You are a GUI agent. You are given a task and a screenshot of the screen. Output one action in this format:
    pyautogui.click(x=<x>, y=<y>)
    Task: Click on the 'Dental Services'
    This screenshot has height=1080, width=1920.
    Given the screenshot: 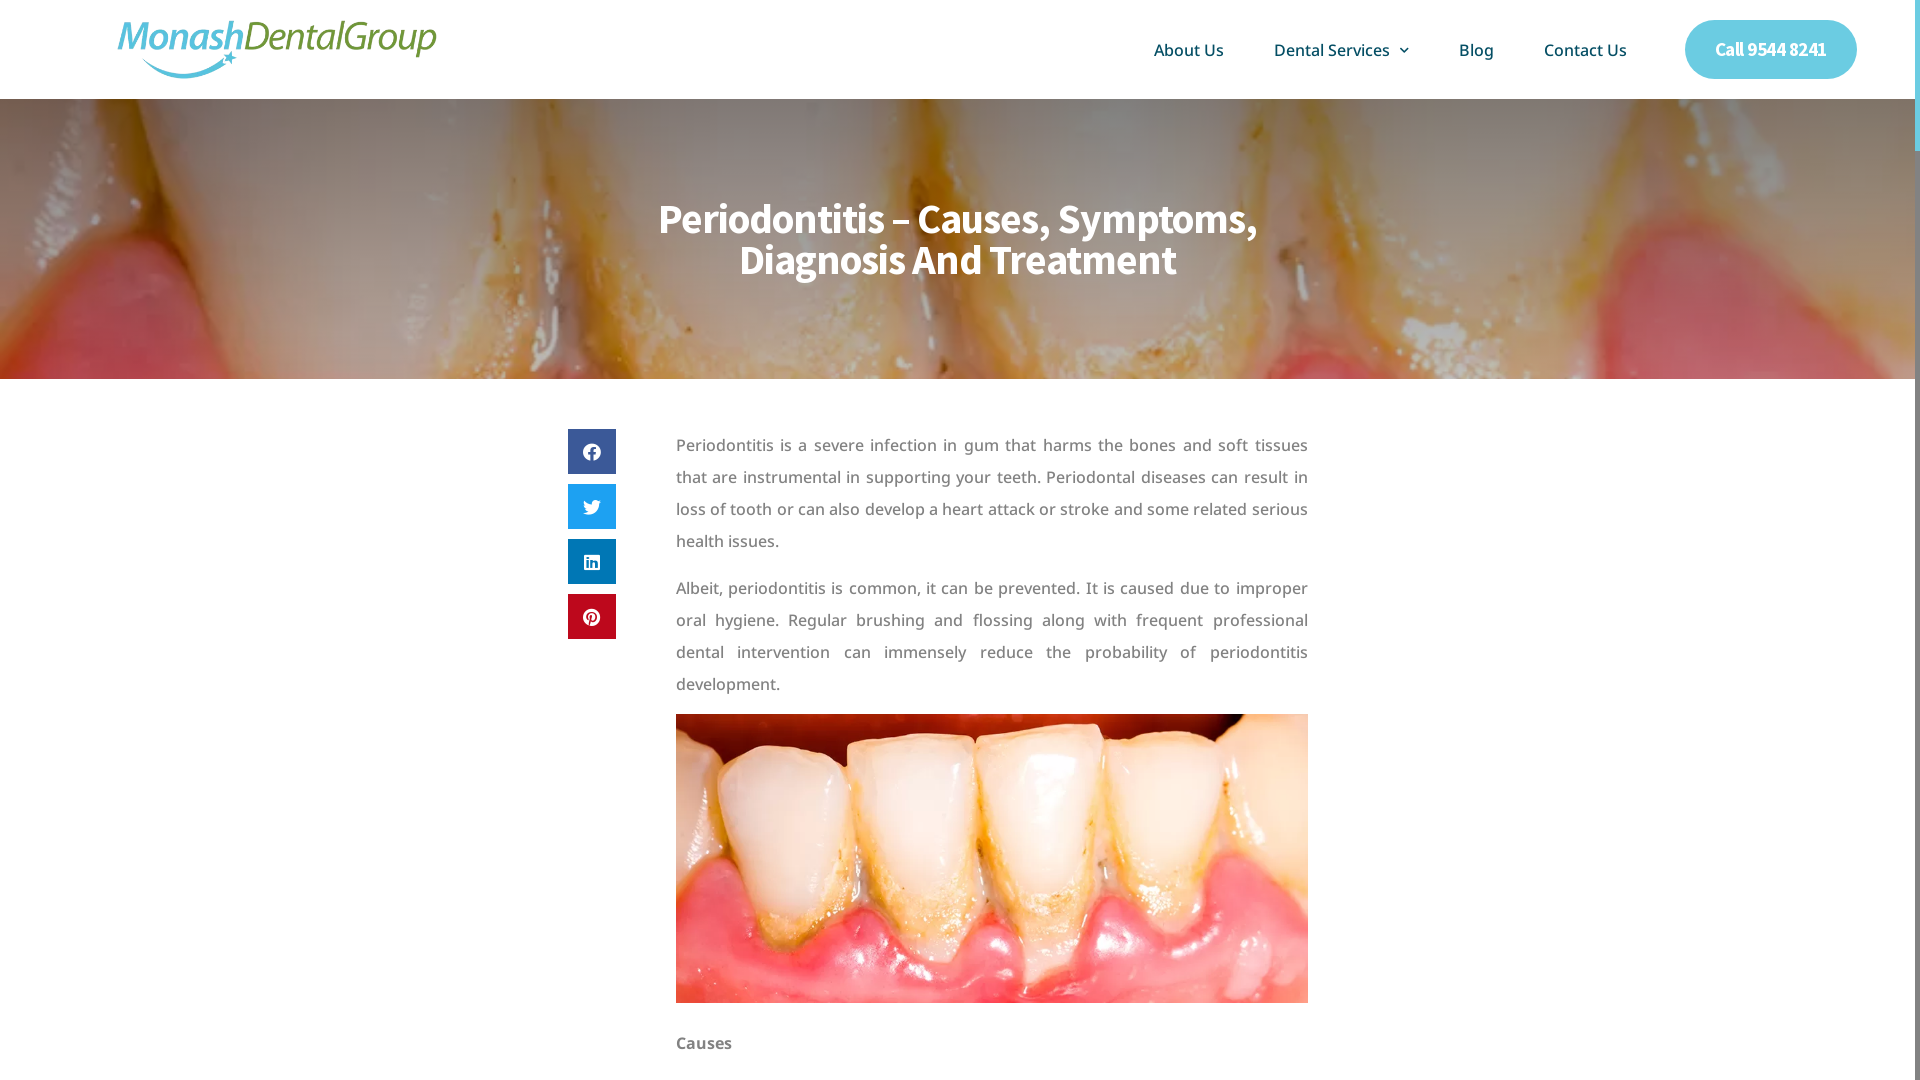 What is the action you would take?
    pyautogui.click(x=1341, y=49)
    